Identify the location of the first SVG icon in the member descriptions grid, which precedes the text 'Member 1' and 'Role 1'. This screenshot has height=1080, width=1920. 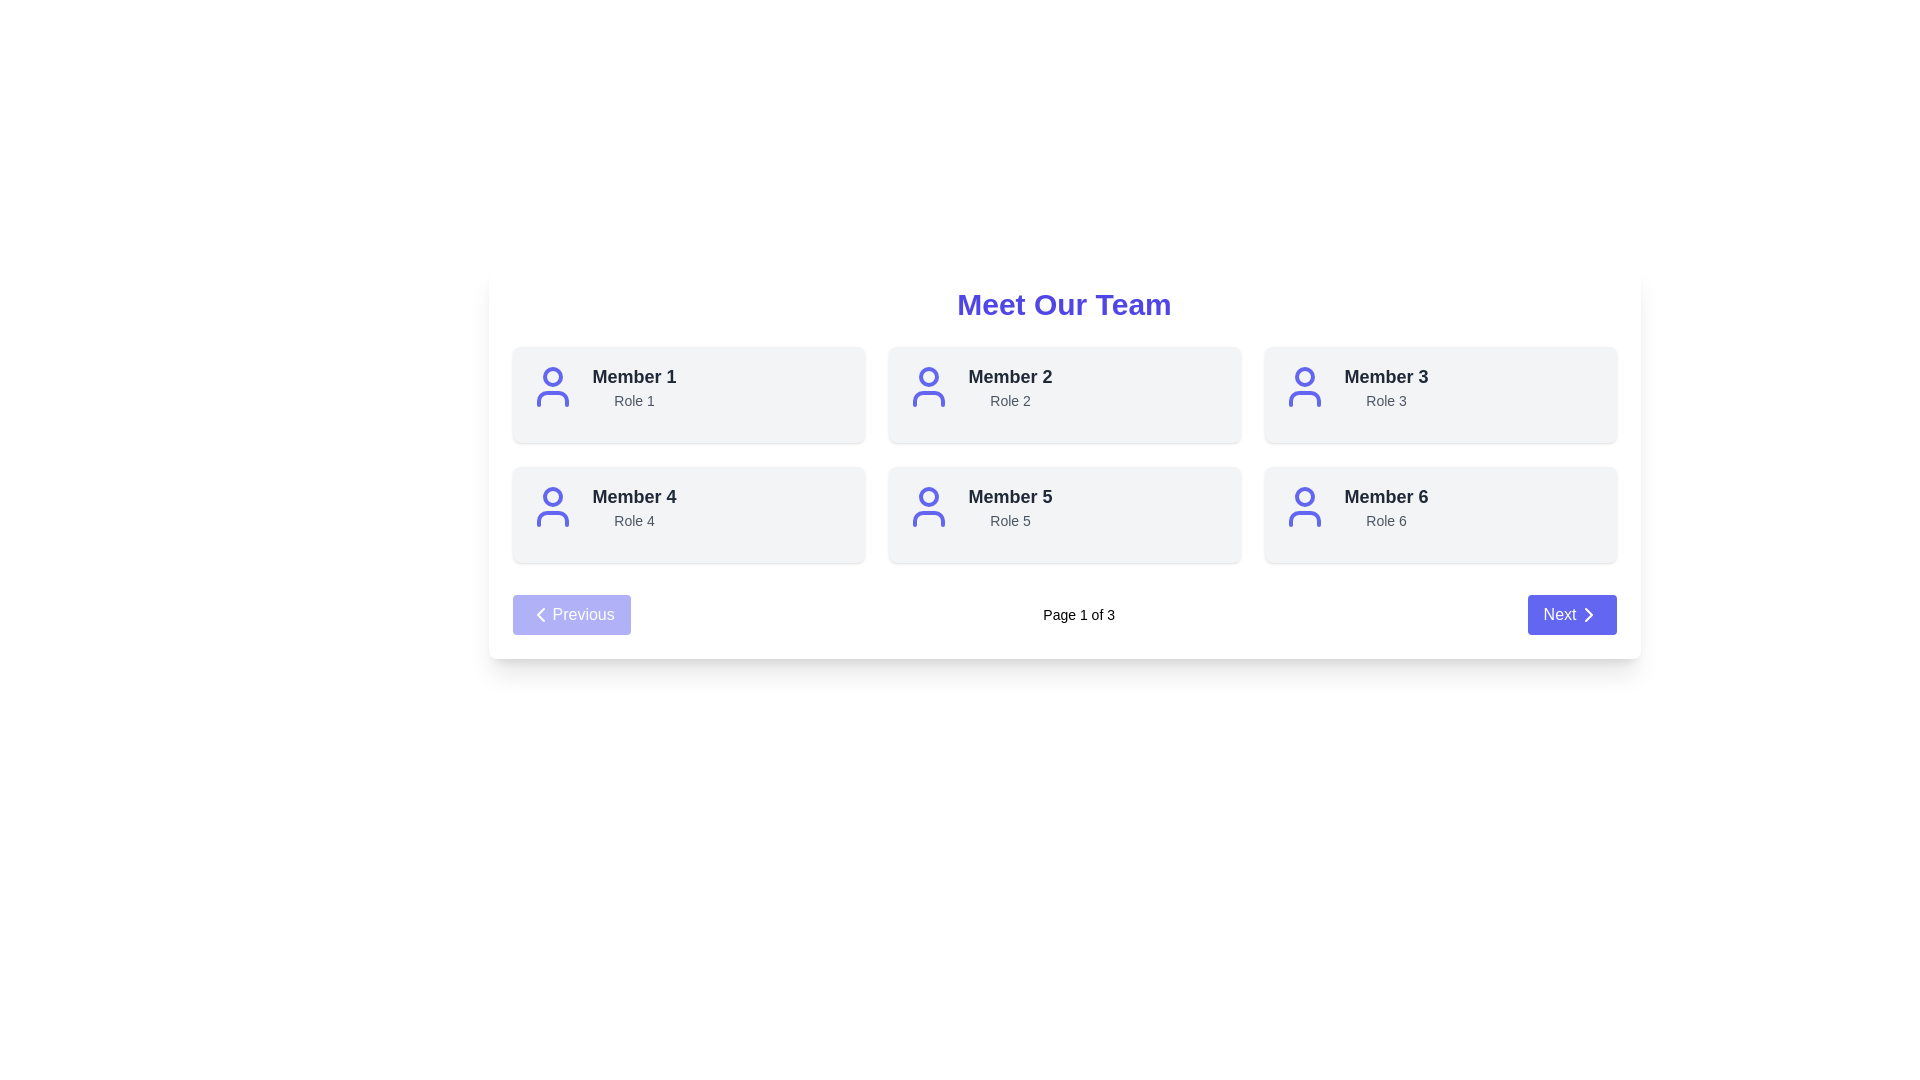
(552, 386).